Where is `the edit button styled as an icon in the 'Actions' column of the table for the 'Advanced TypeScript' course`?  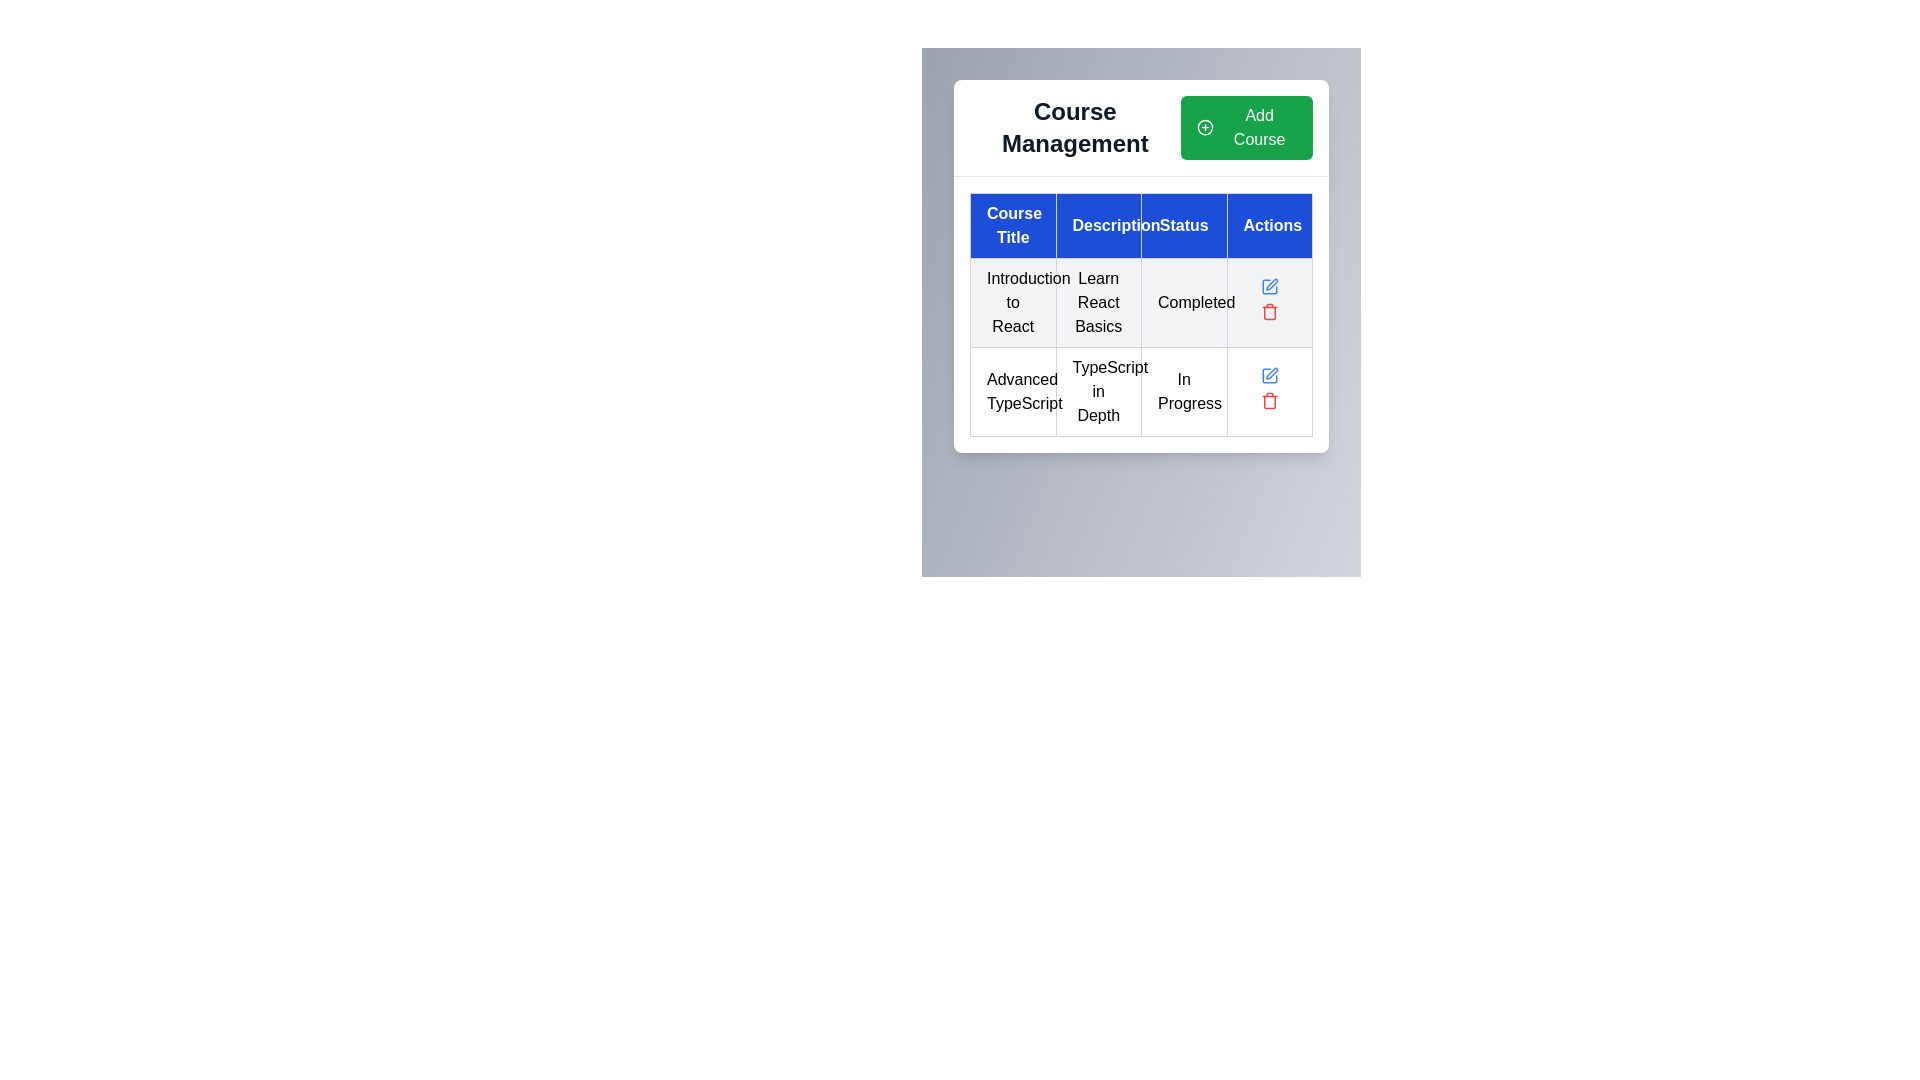 the edit button styled as an icon in the 'Actions' column of the table for the 'Advanced TypeScript' course is located at coordinates (1268, 286).